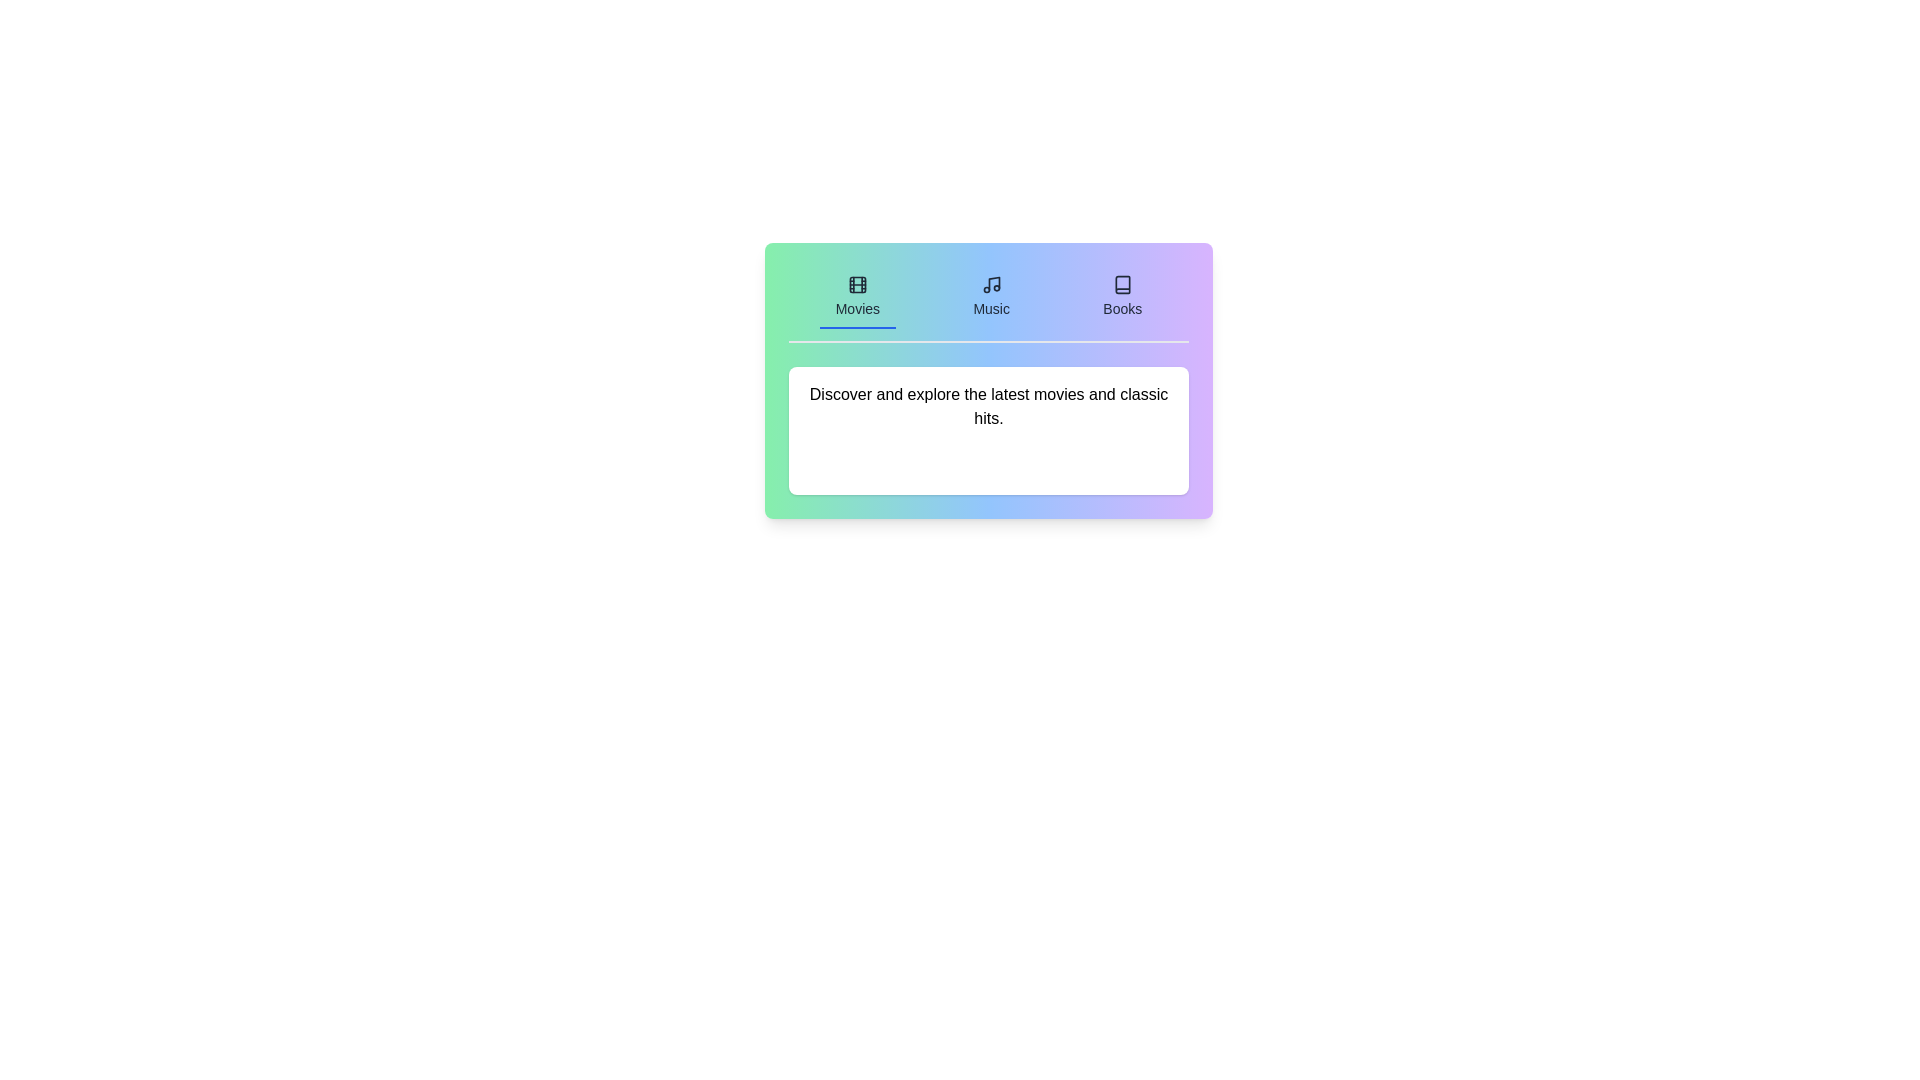 This screenshot has width=1920, height=1080. Describe the element at coordinates (857, 297) in the screenshot. I see `the Movies tab to display its content` at that location.